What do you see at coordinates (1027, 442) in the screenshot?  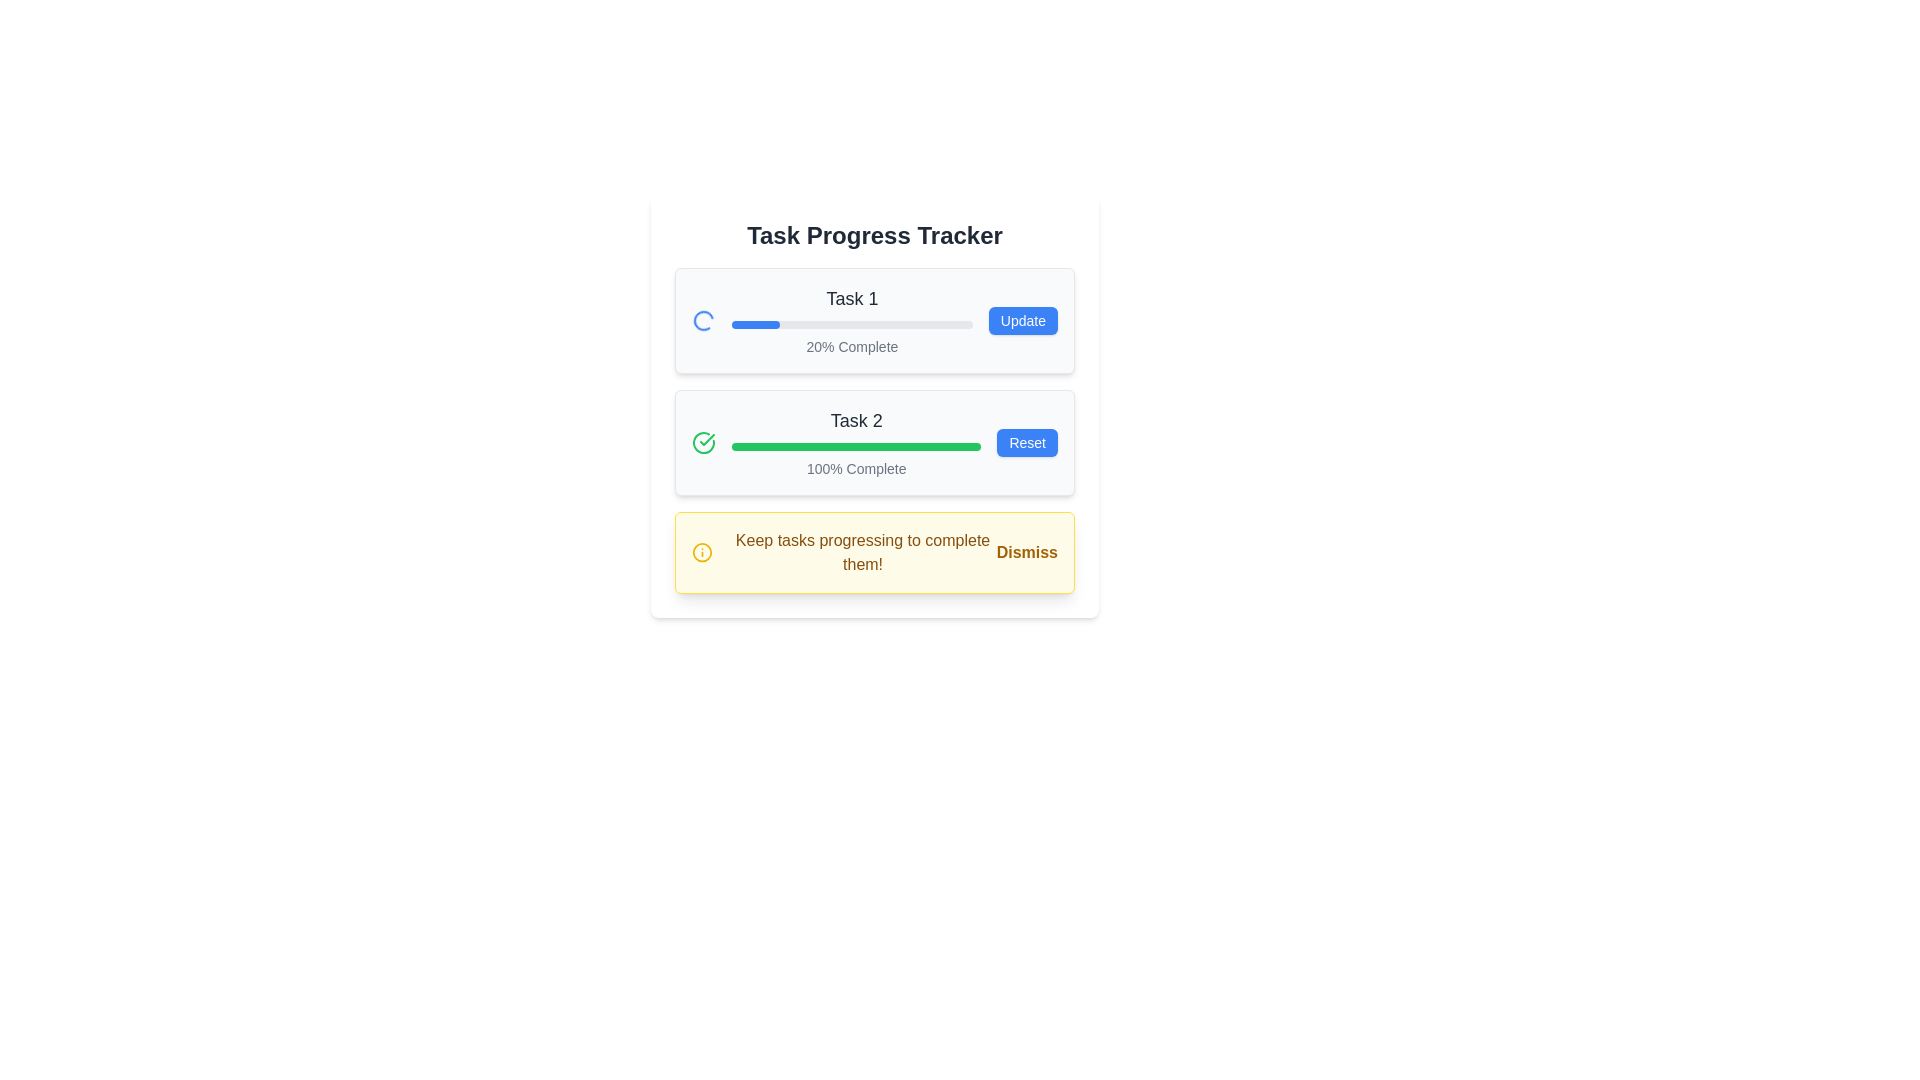 I see `the interactive reset button positioned to the right of the '100% Complete' green progress bar within the 'Task 2' group` at bounding box center [1027, 442].